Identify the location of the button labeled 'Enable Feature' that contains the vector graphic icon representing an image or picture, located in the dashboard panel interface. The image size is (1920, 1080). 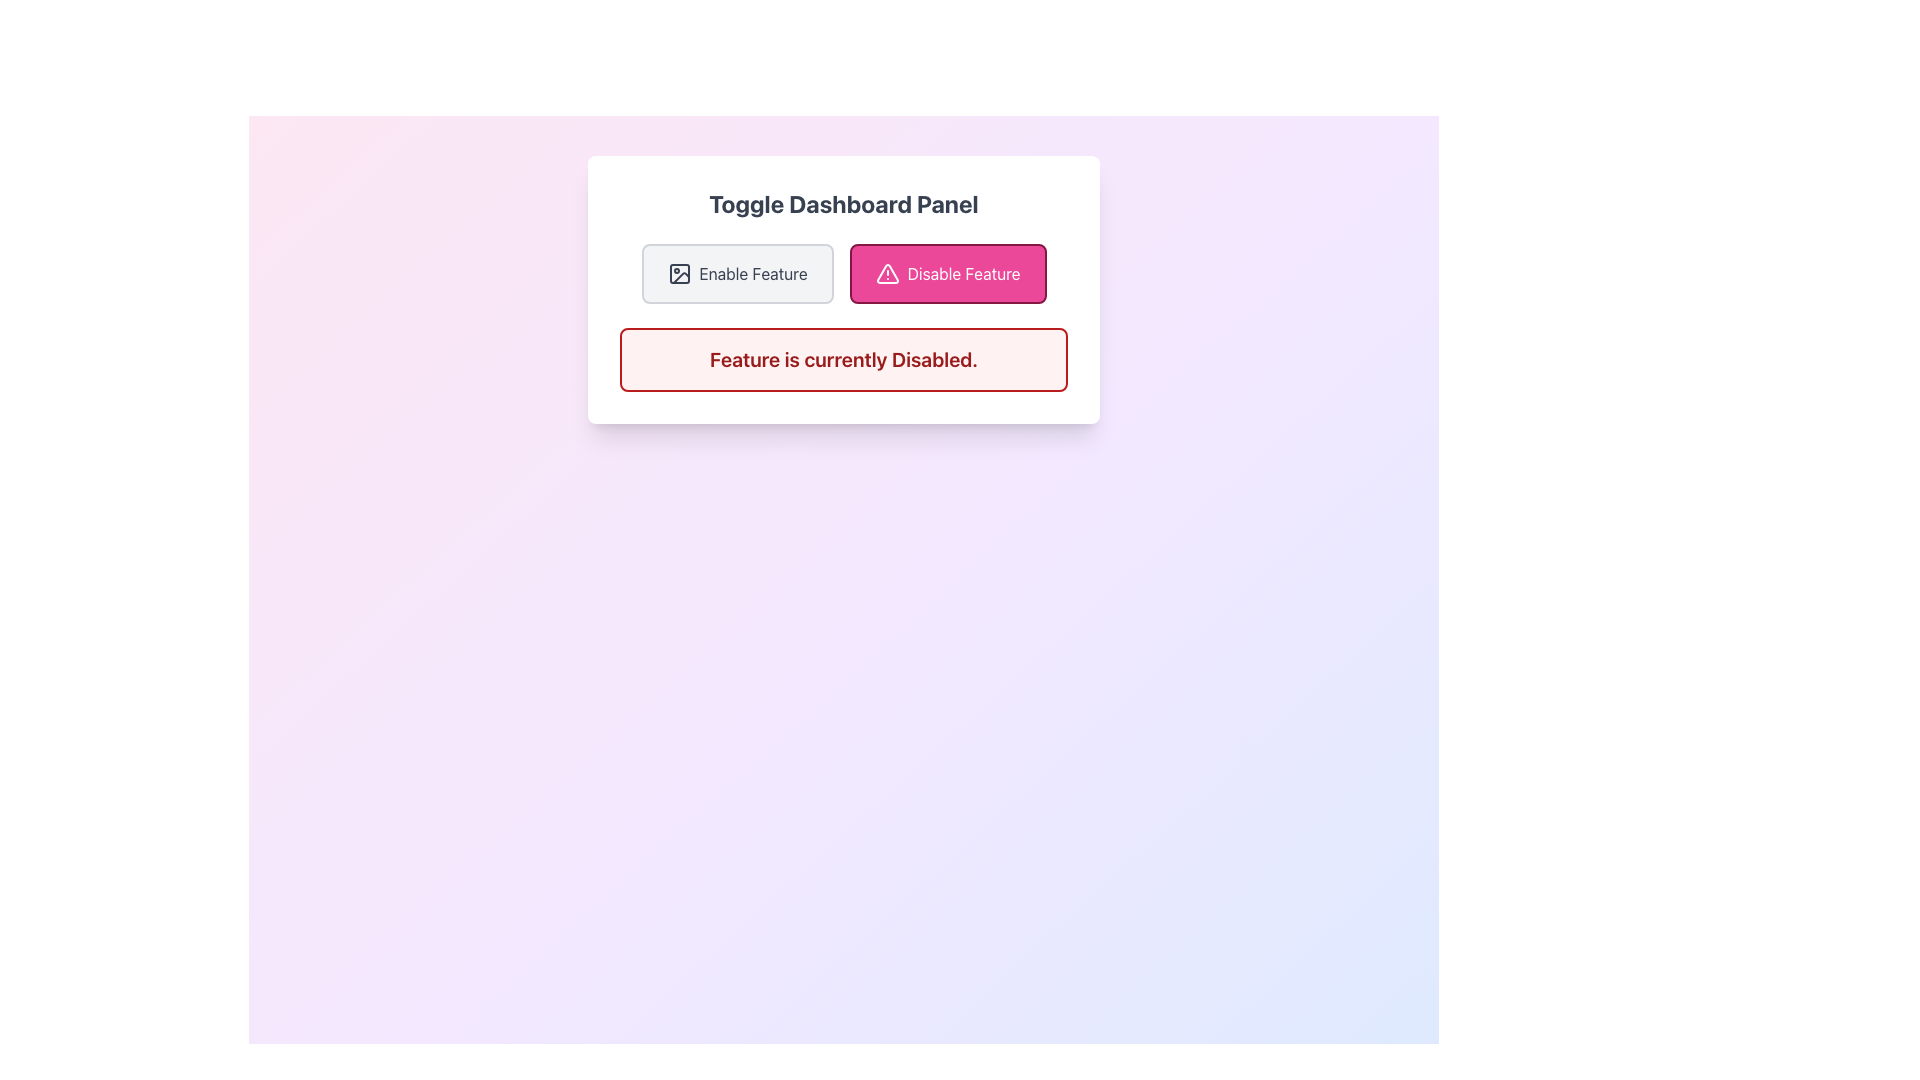
(681, 277).